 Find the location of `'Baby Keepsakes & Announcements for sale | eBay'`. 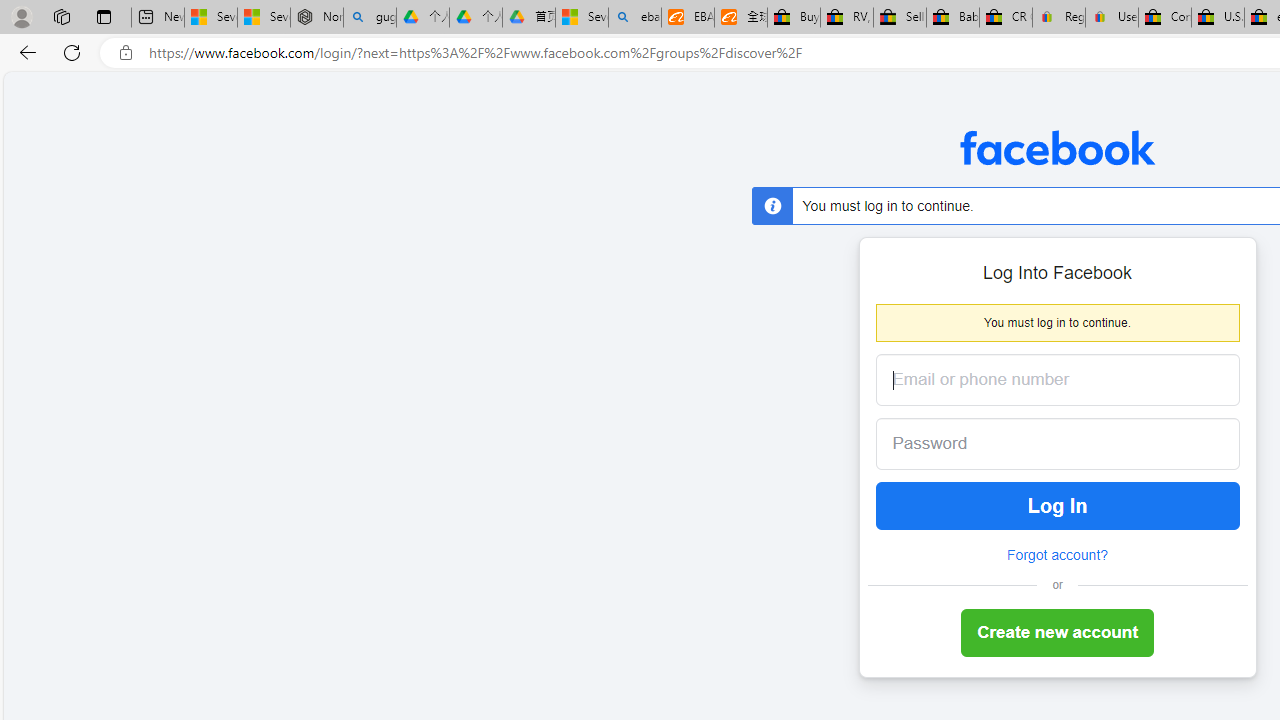

'Baby Keepsakes & Announcements for sale | eBay' is located at coordinates (951, 17).